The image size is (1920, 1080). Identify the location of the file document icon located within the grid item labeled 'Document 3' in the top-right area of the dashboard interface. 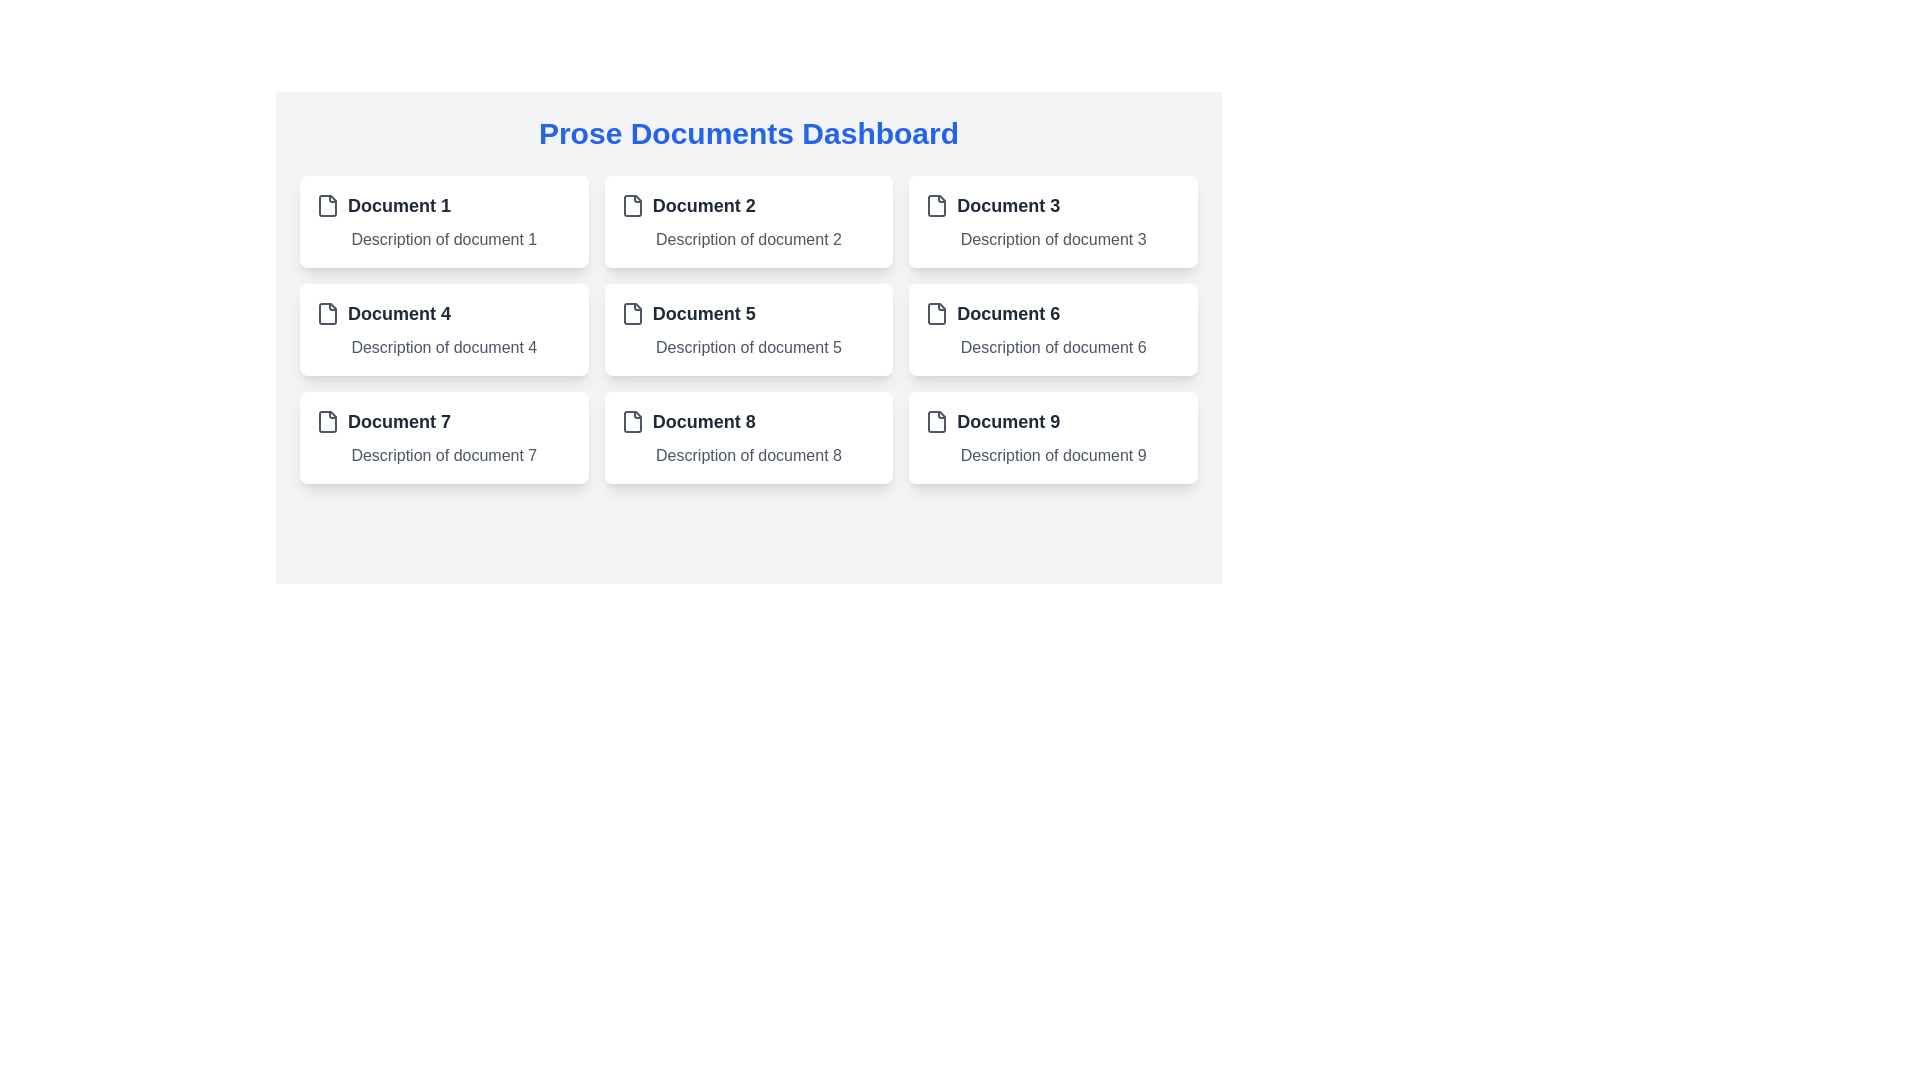
(936, 205).